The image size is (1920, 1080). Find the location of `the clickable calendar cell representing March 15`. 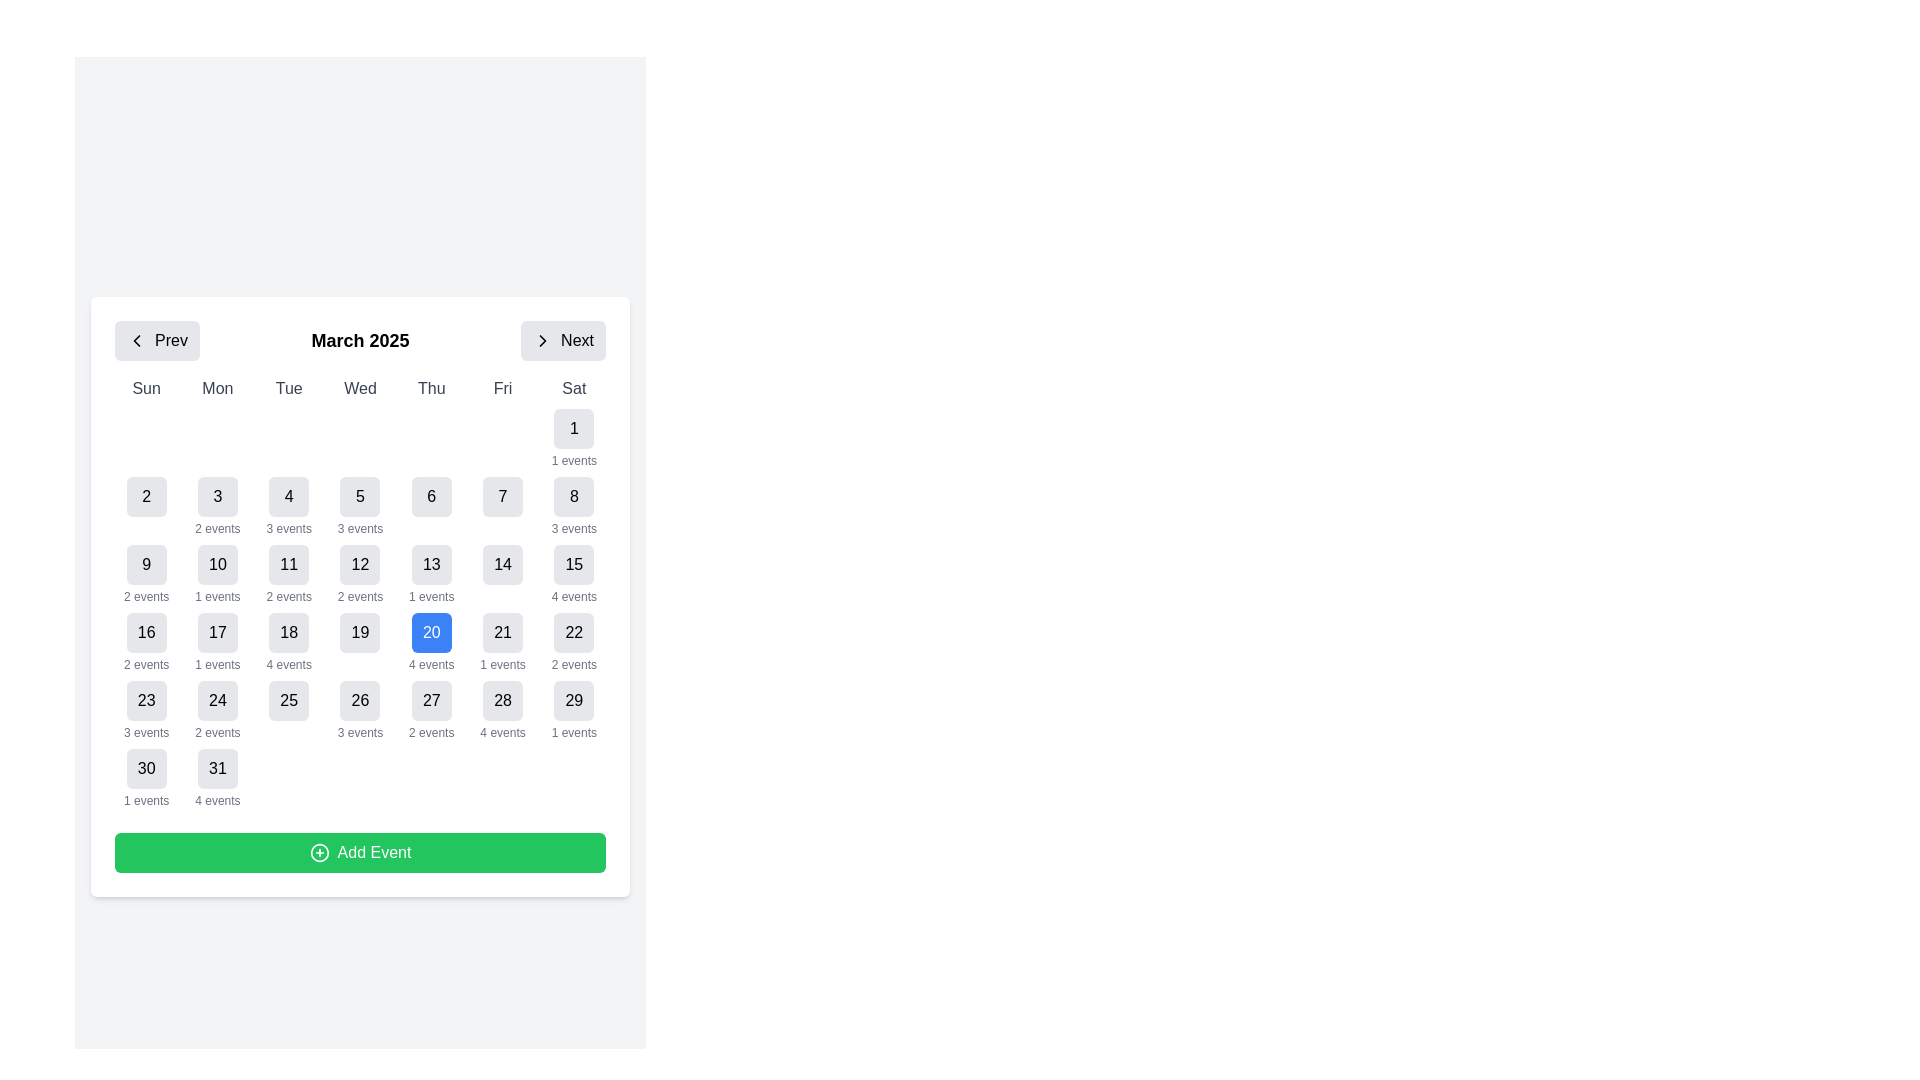

the clickable calendar cell representing March 15 is located at coordinates (573, 574).